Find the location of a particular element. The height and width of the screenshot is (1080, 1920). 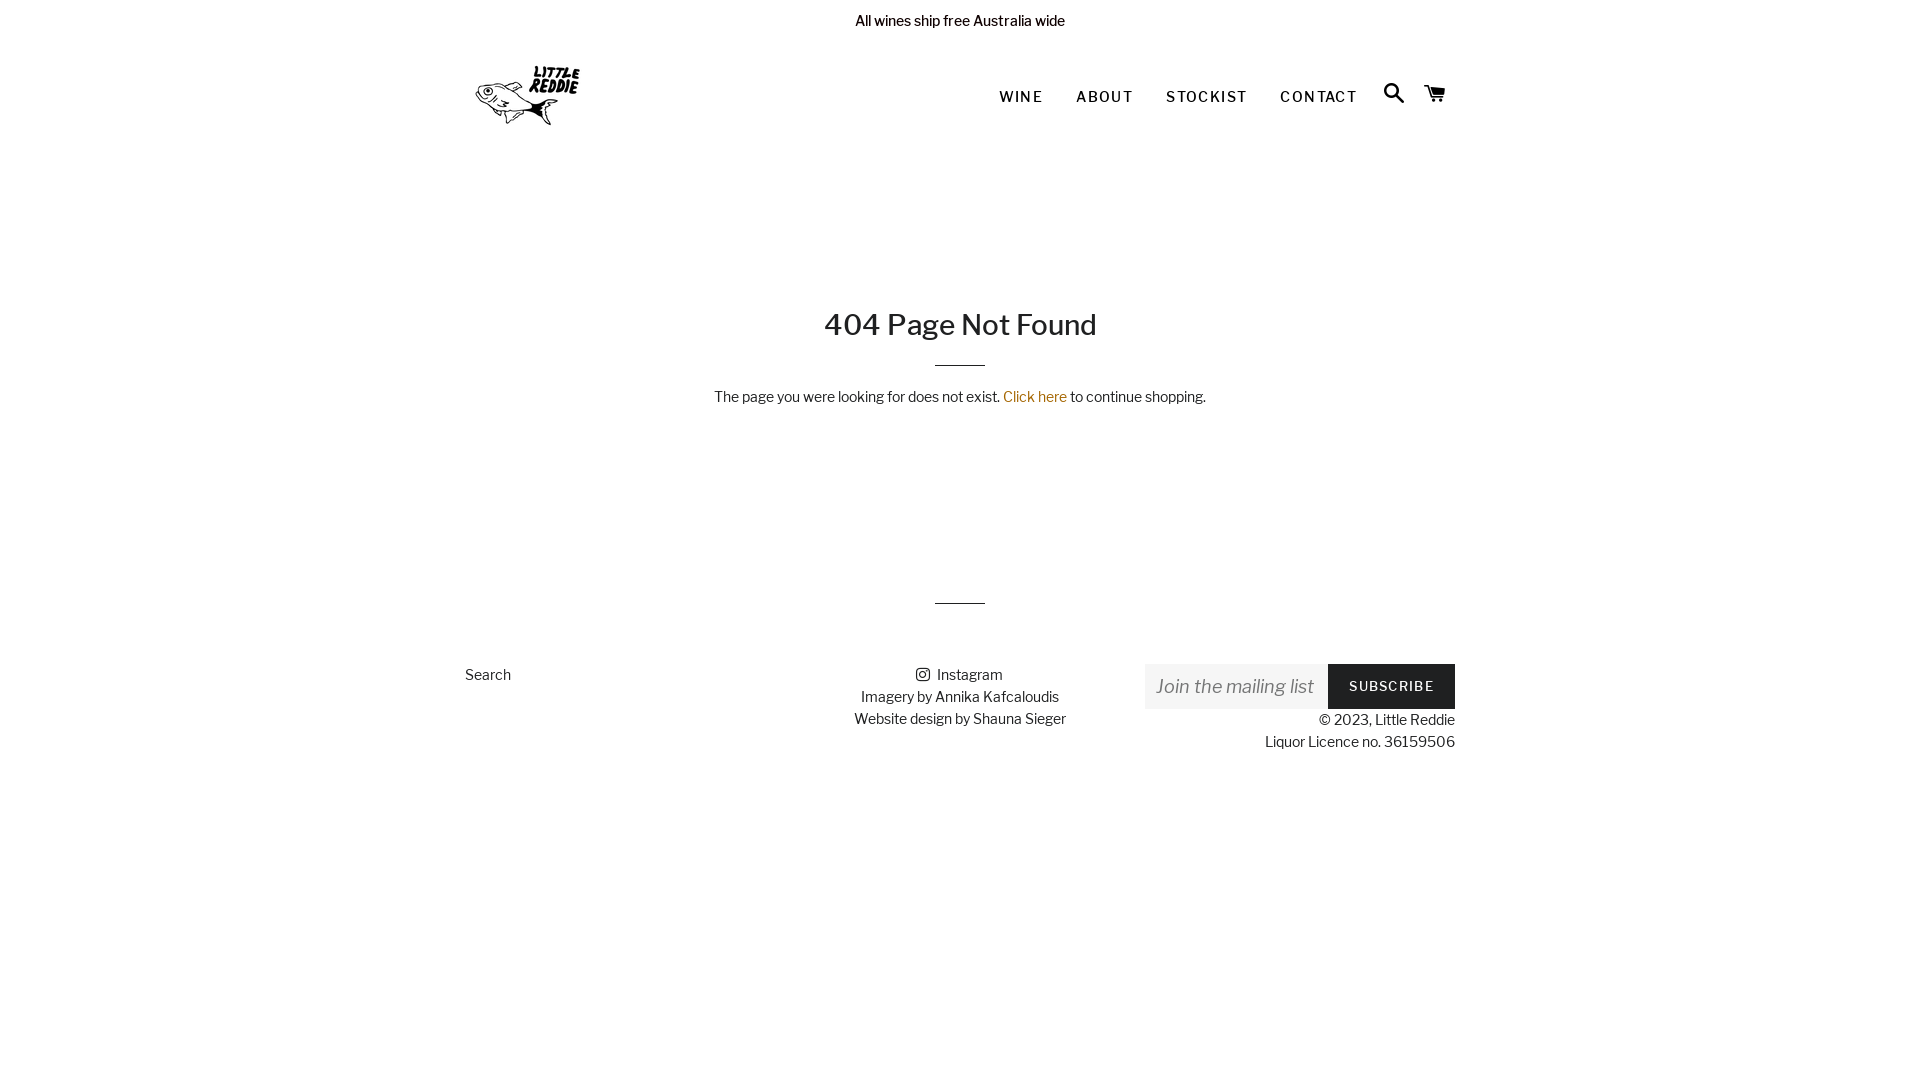

'WINE' is located at coordinates (983, 96).